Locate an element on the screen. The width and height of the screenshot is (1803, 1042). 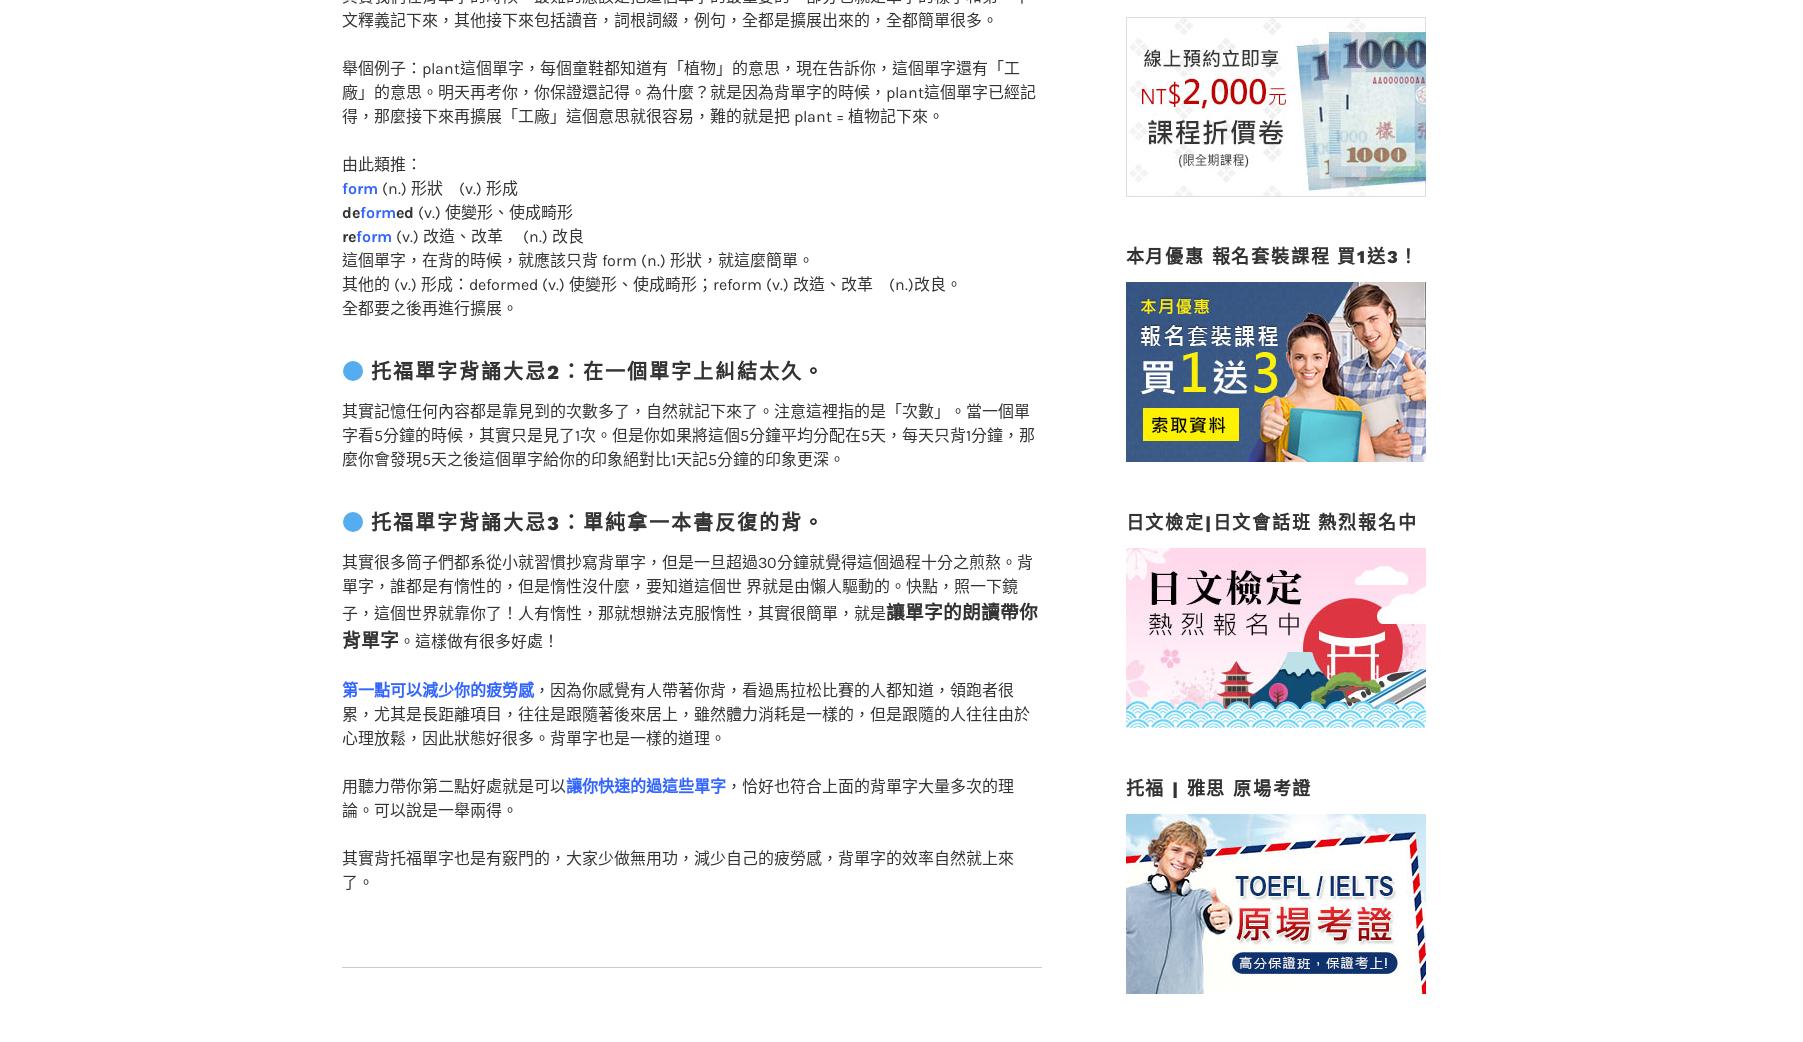
'ed' is located at coordinates (403, 172).